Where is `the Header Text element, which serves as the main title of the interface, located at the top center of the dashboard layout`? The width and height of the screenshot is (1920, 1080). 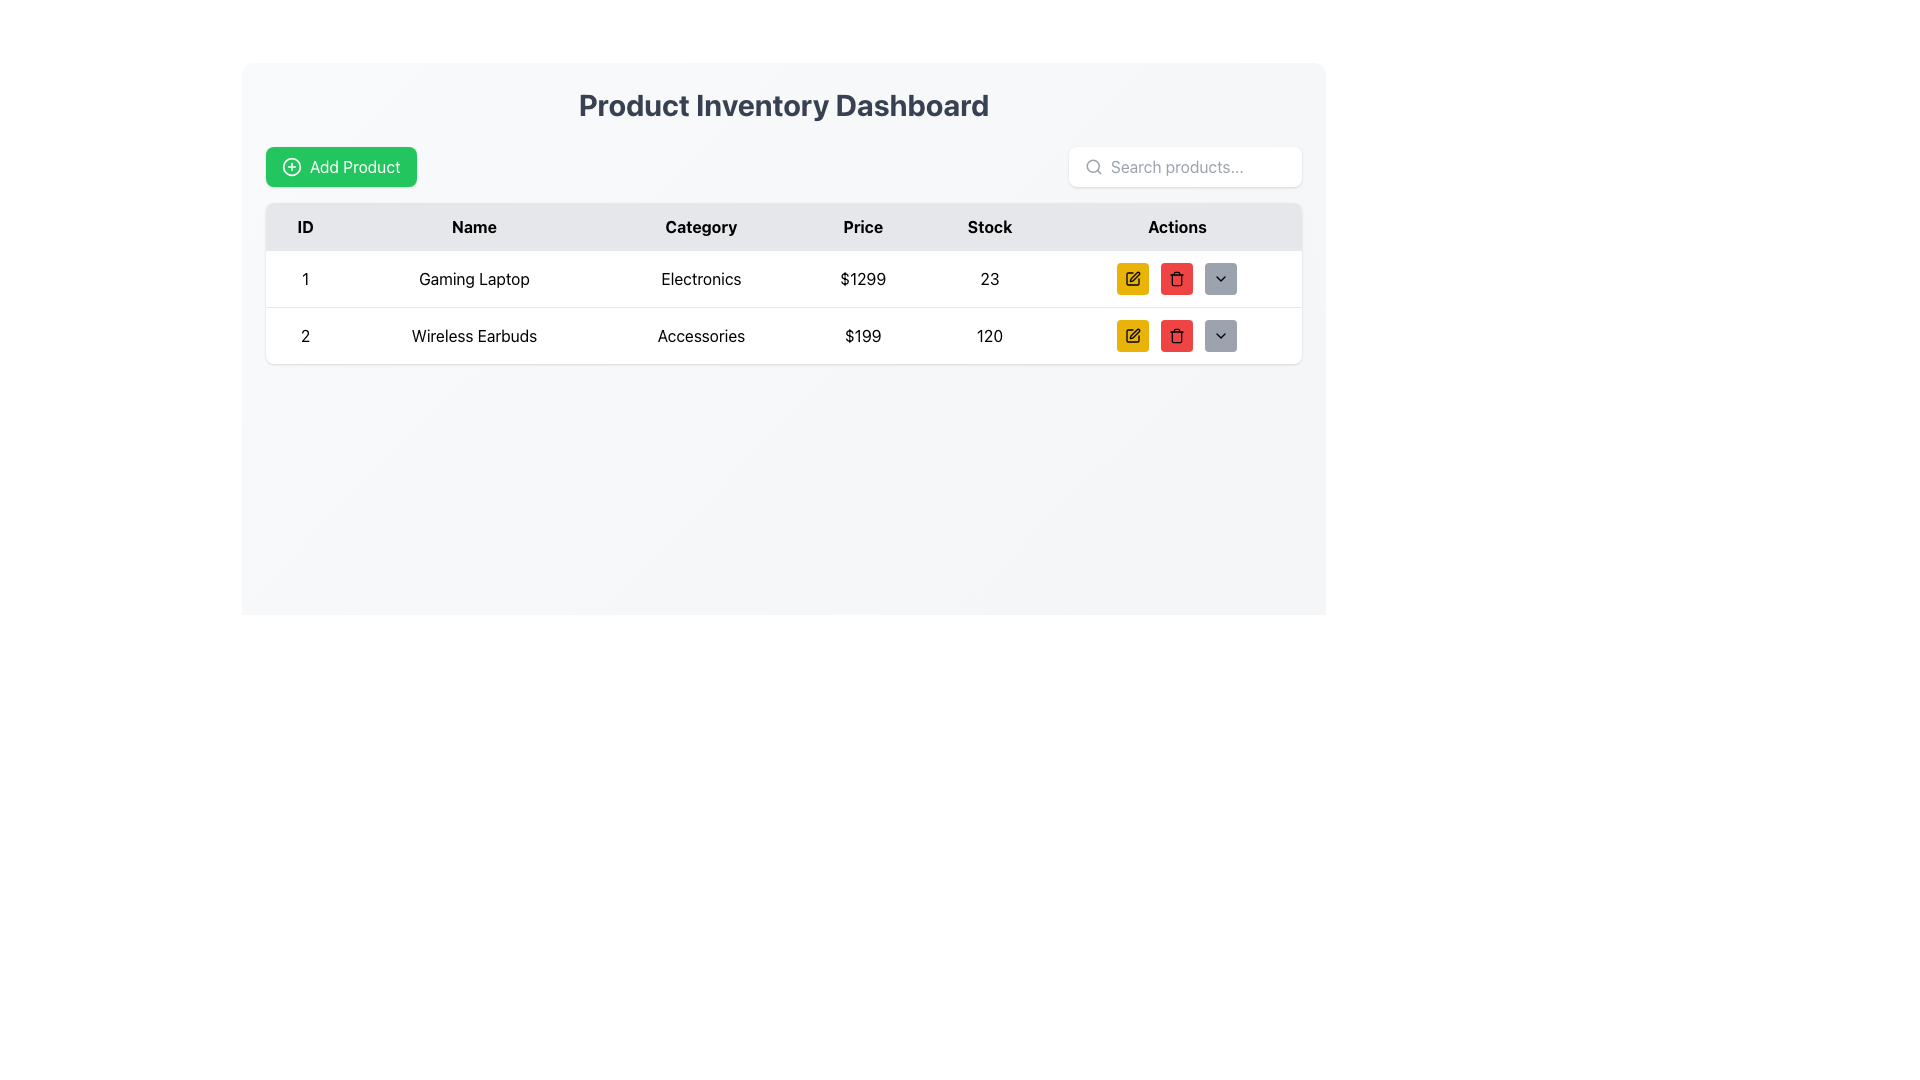
the Header Text element, which serves as the main title of the interface, located at the top center of the dashboard layout is located at coordinates (782, 104).